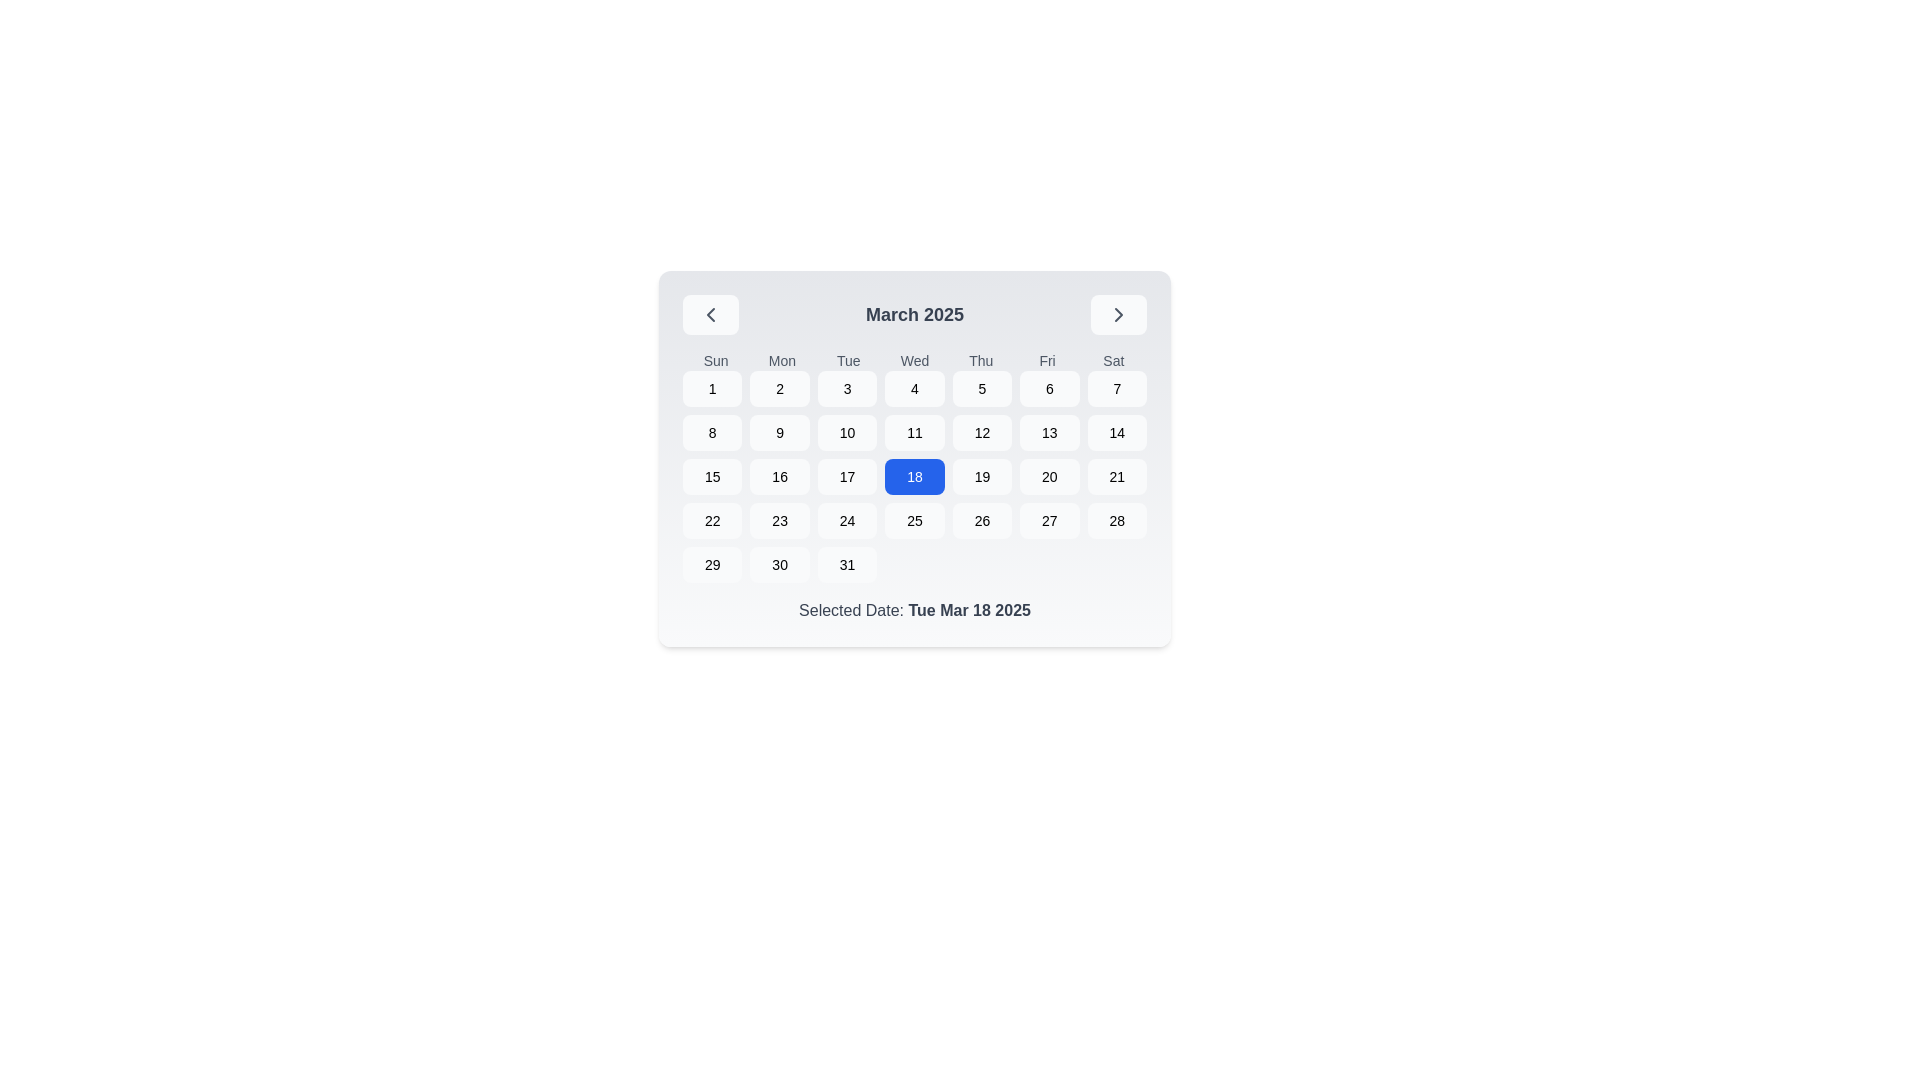  I want to click on the button representing the date '15' in the March 2025 calendar, so click(712, 477).